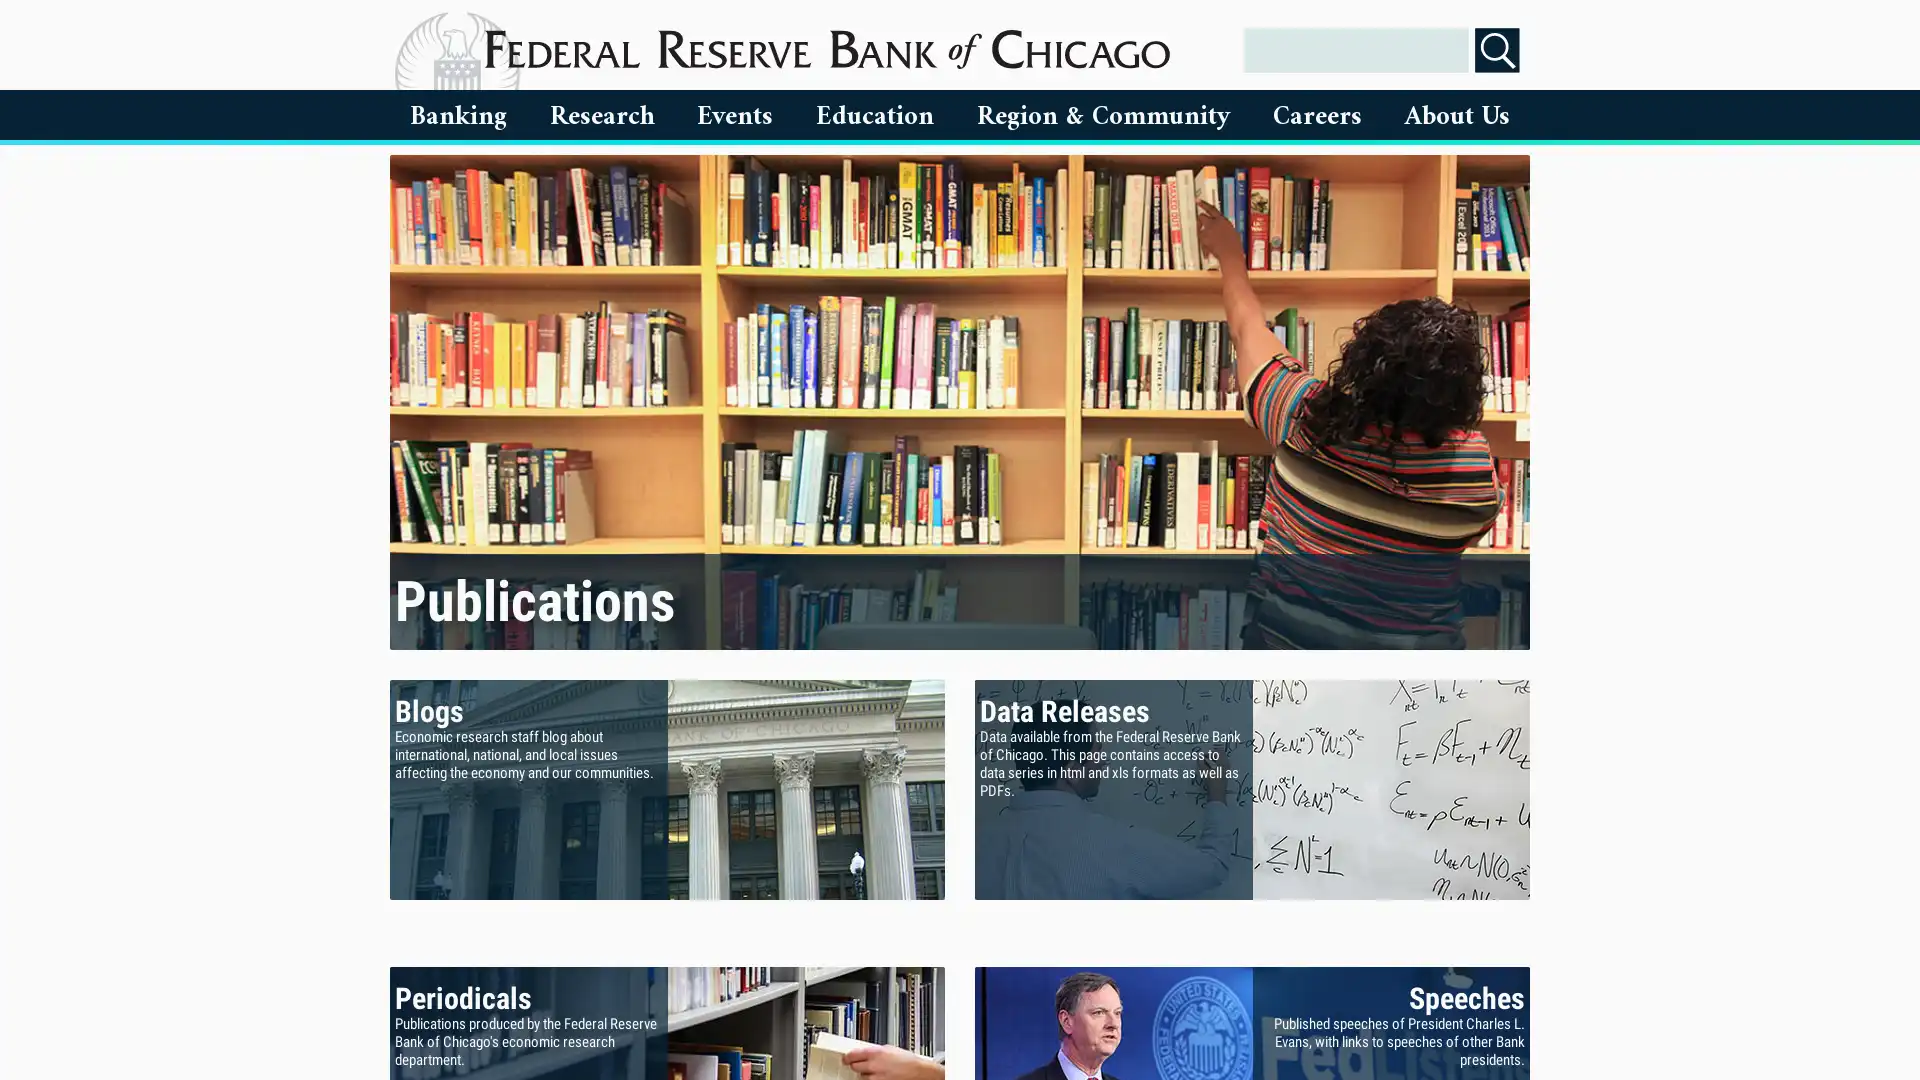  Describe the element at coordinates (1497, 49) in the screenshot. I see `Search` at that location.